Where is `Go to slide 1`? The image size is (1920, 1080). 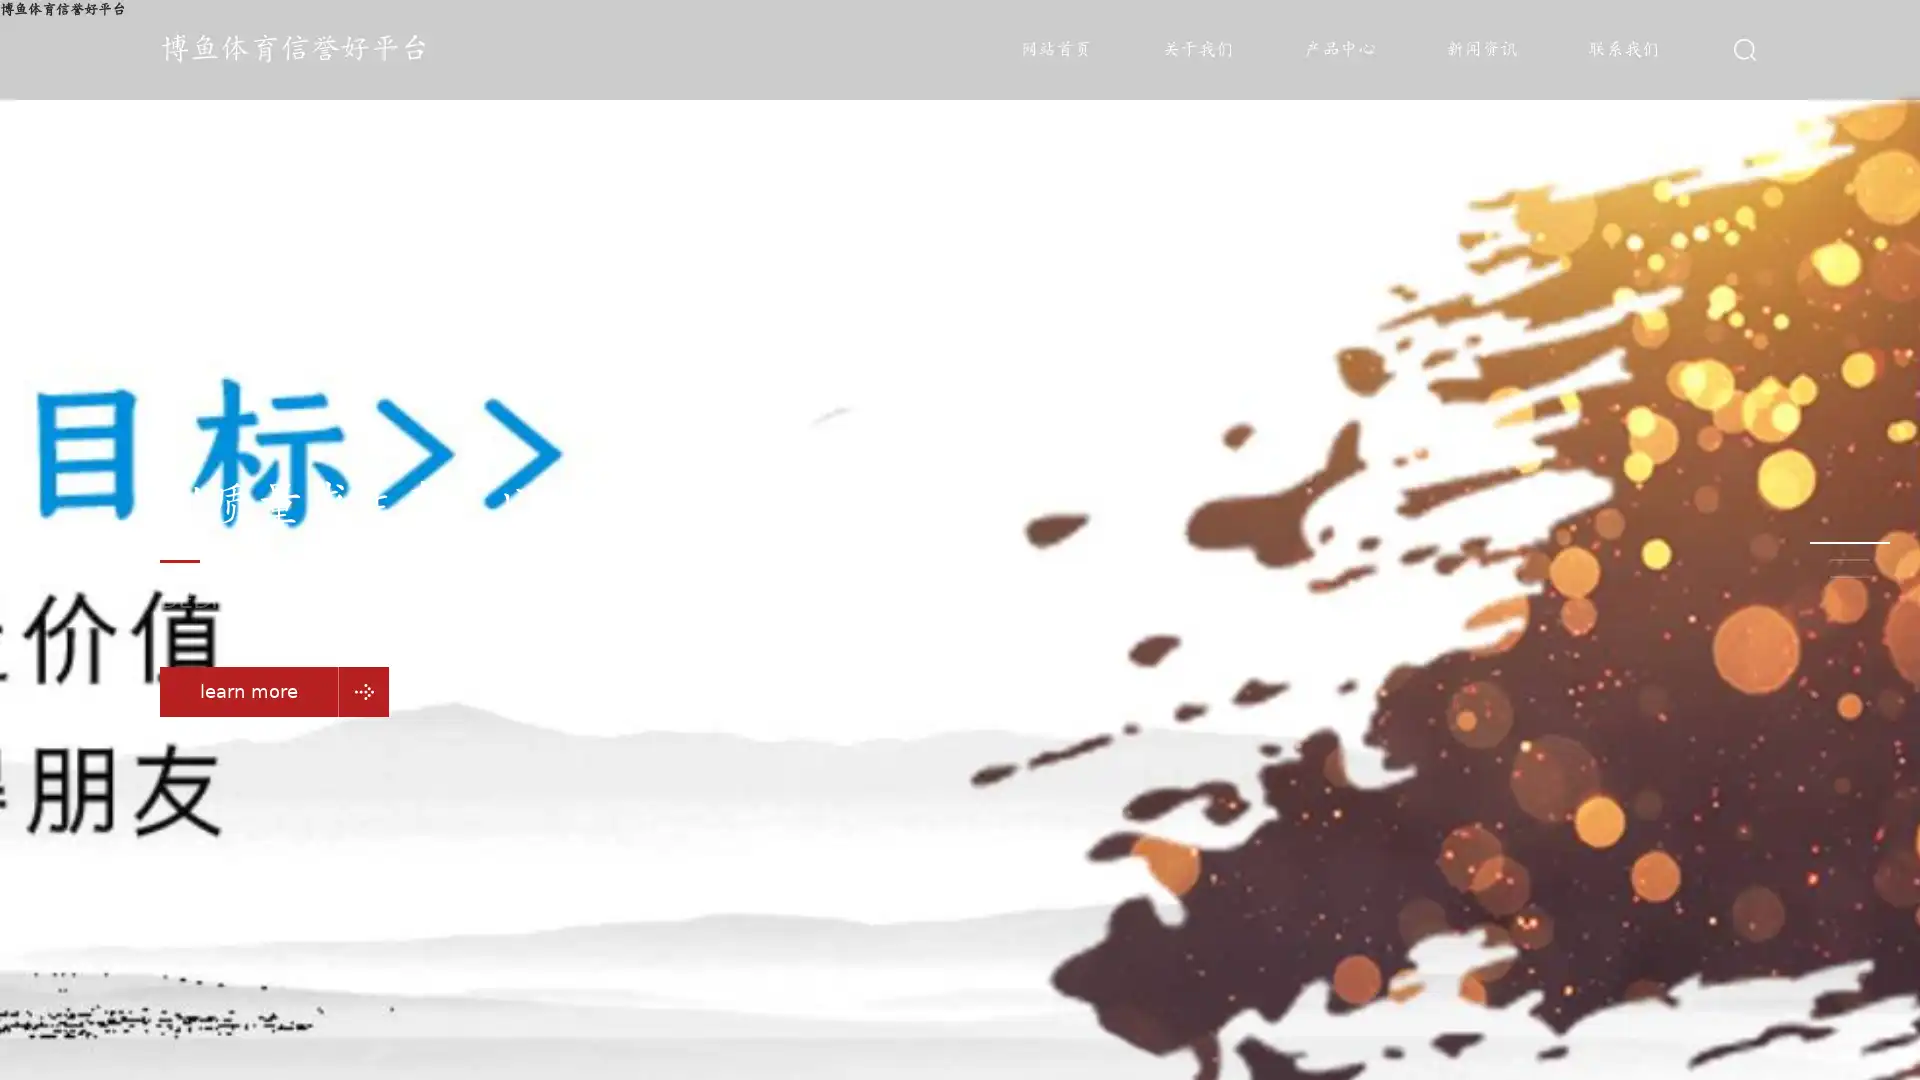 Go to slide 1 is located at coordinates (1848, 543).